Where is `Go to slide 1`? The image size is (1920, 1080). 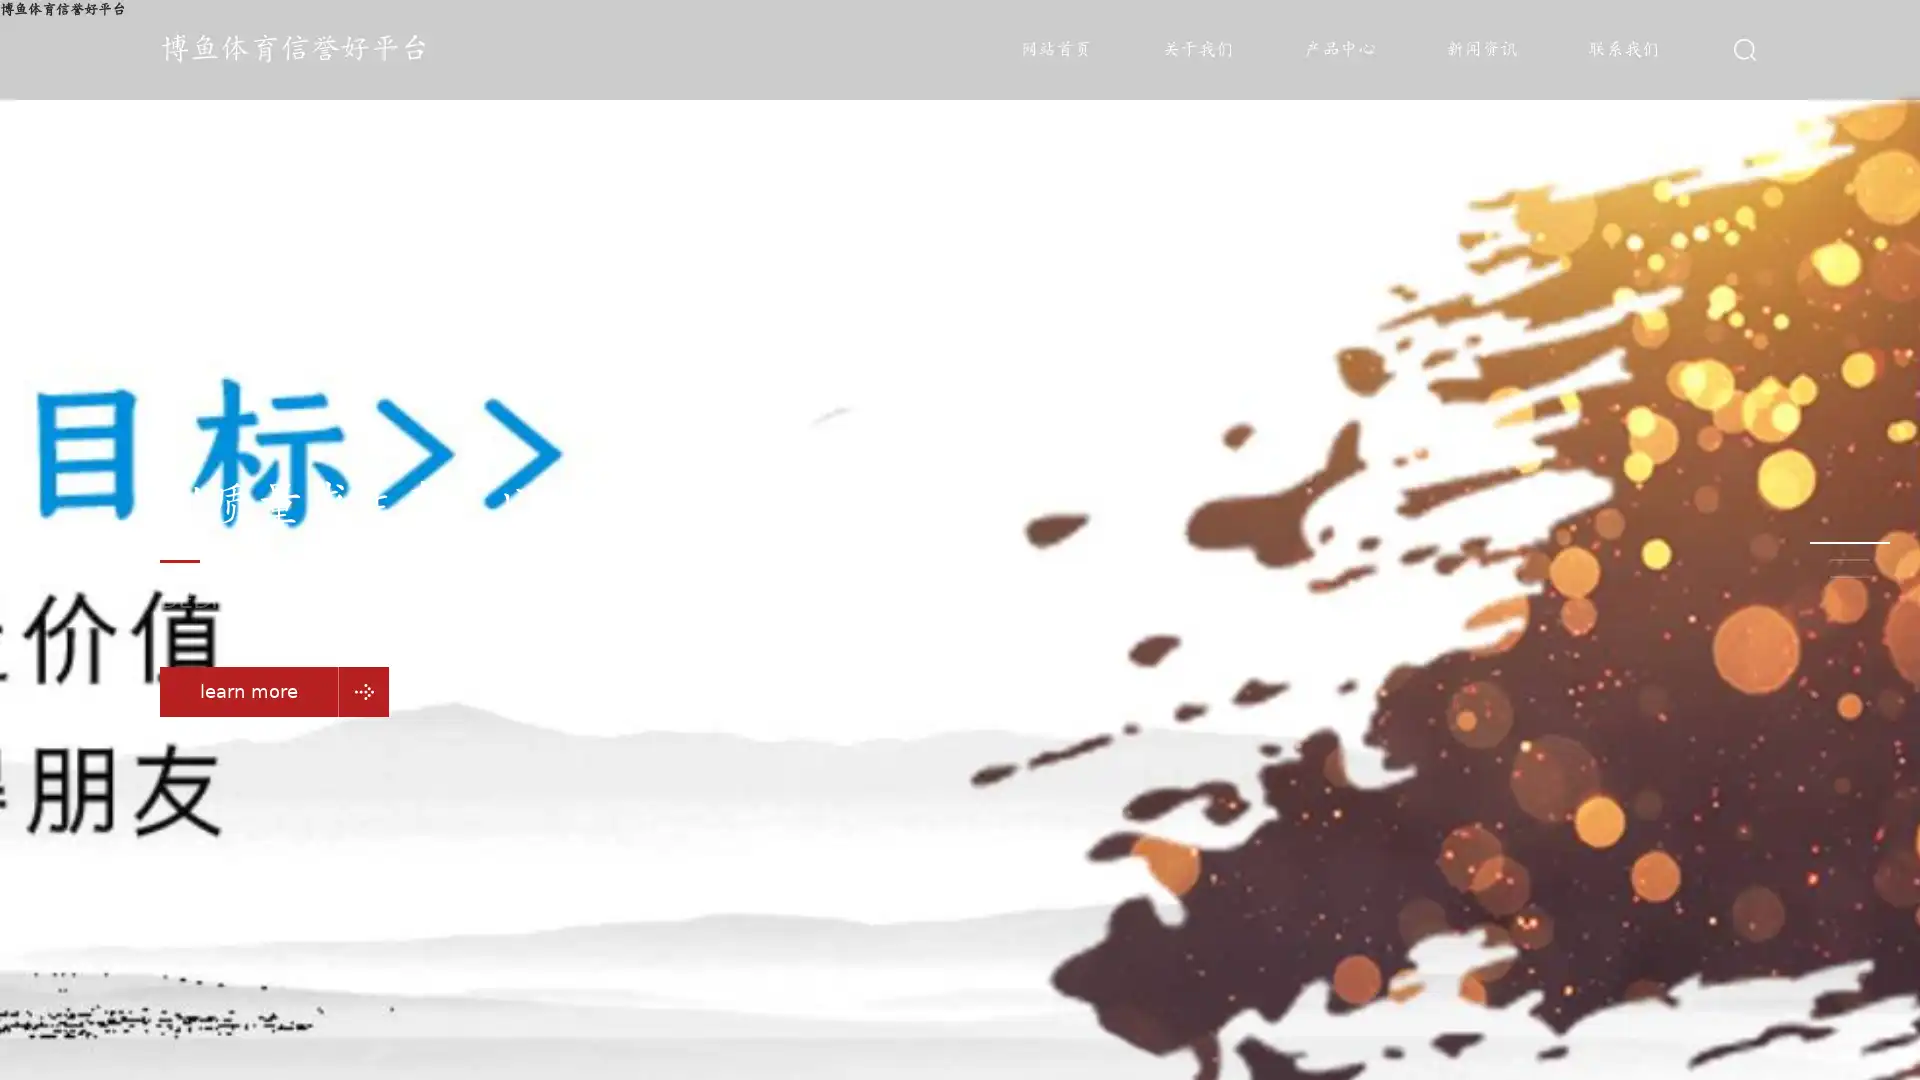 Go to slide 1 is located at coordinates (1848, 543).